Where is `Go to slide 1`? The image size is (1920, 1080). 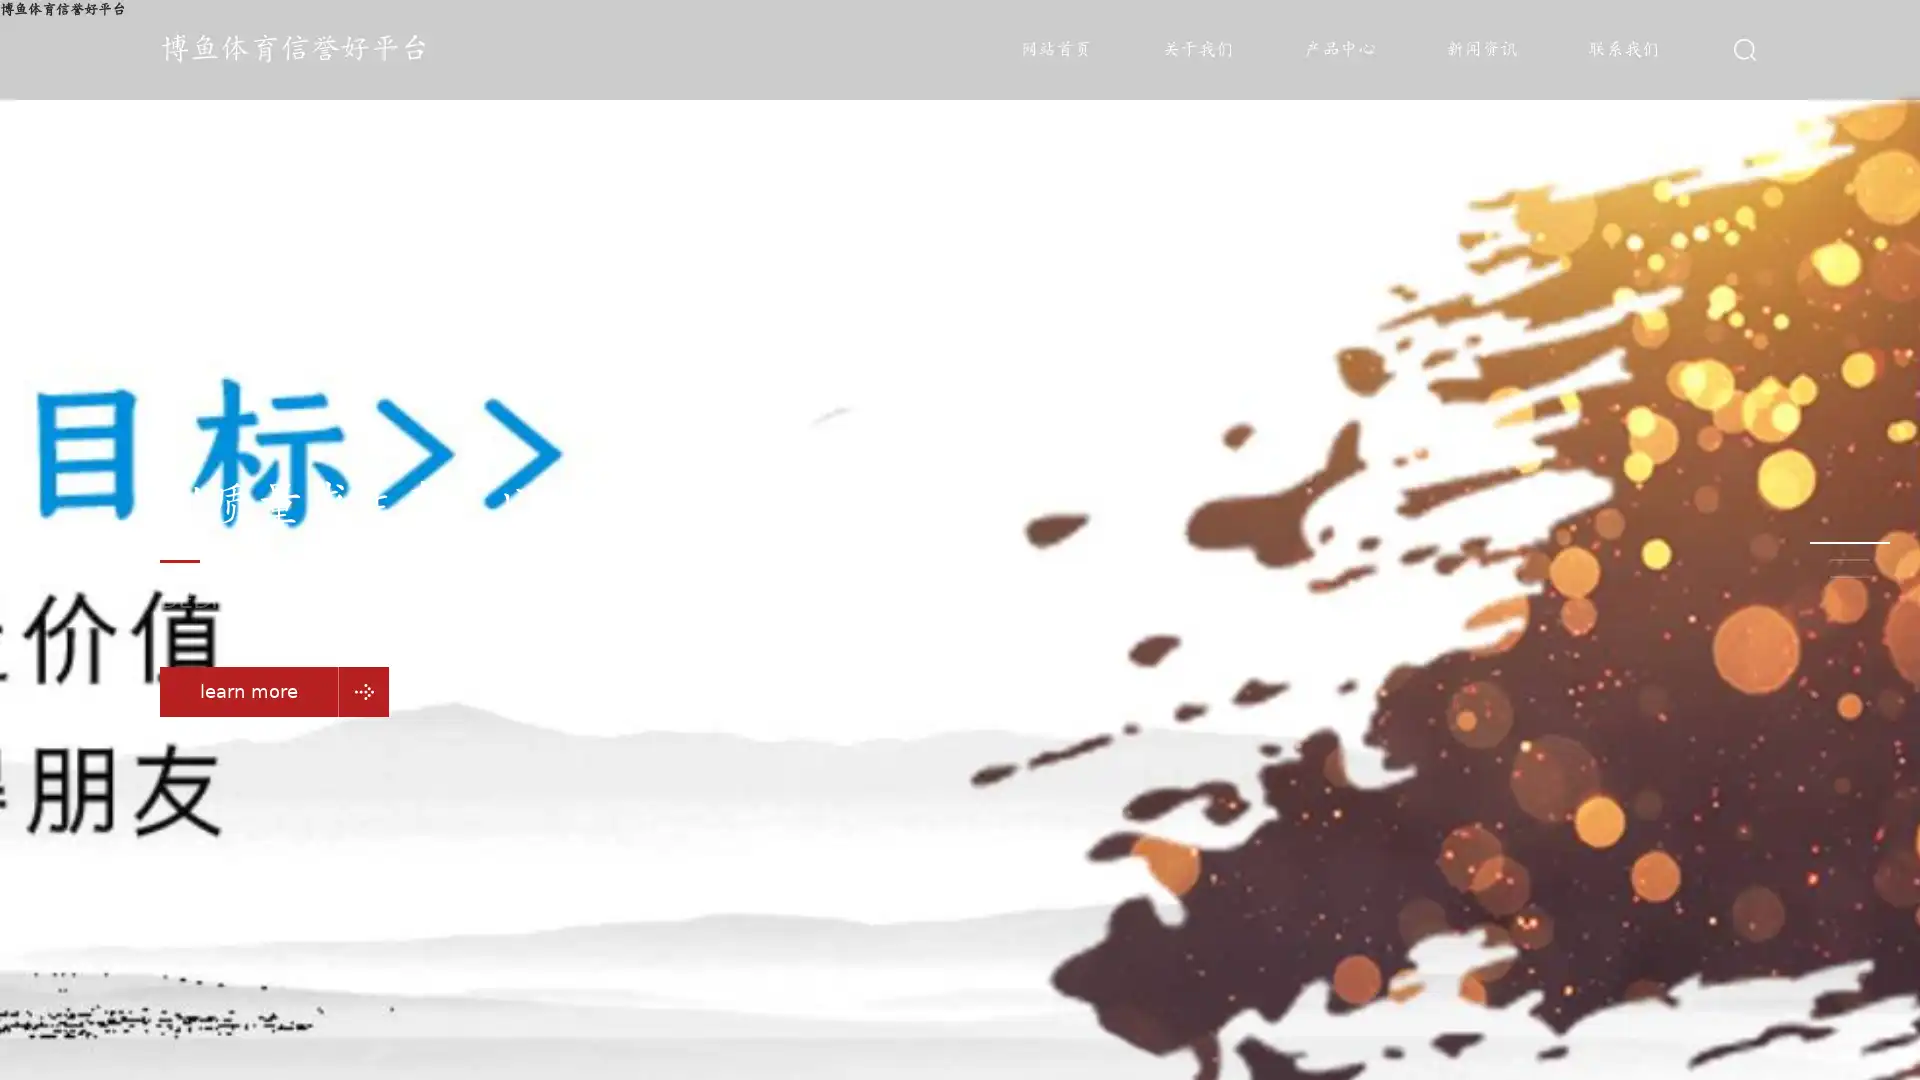 Go to slide 1 is located at coordinates (1848, 543).